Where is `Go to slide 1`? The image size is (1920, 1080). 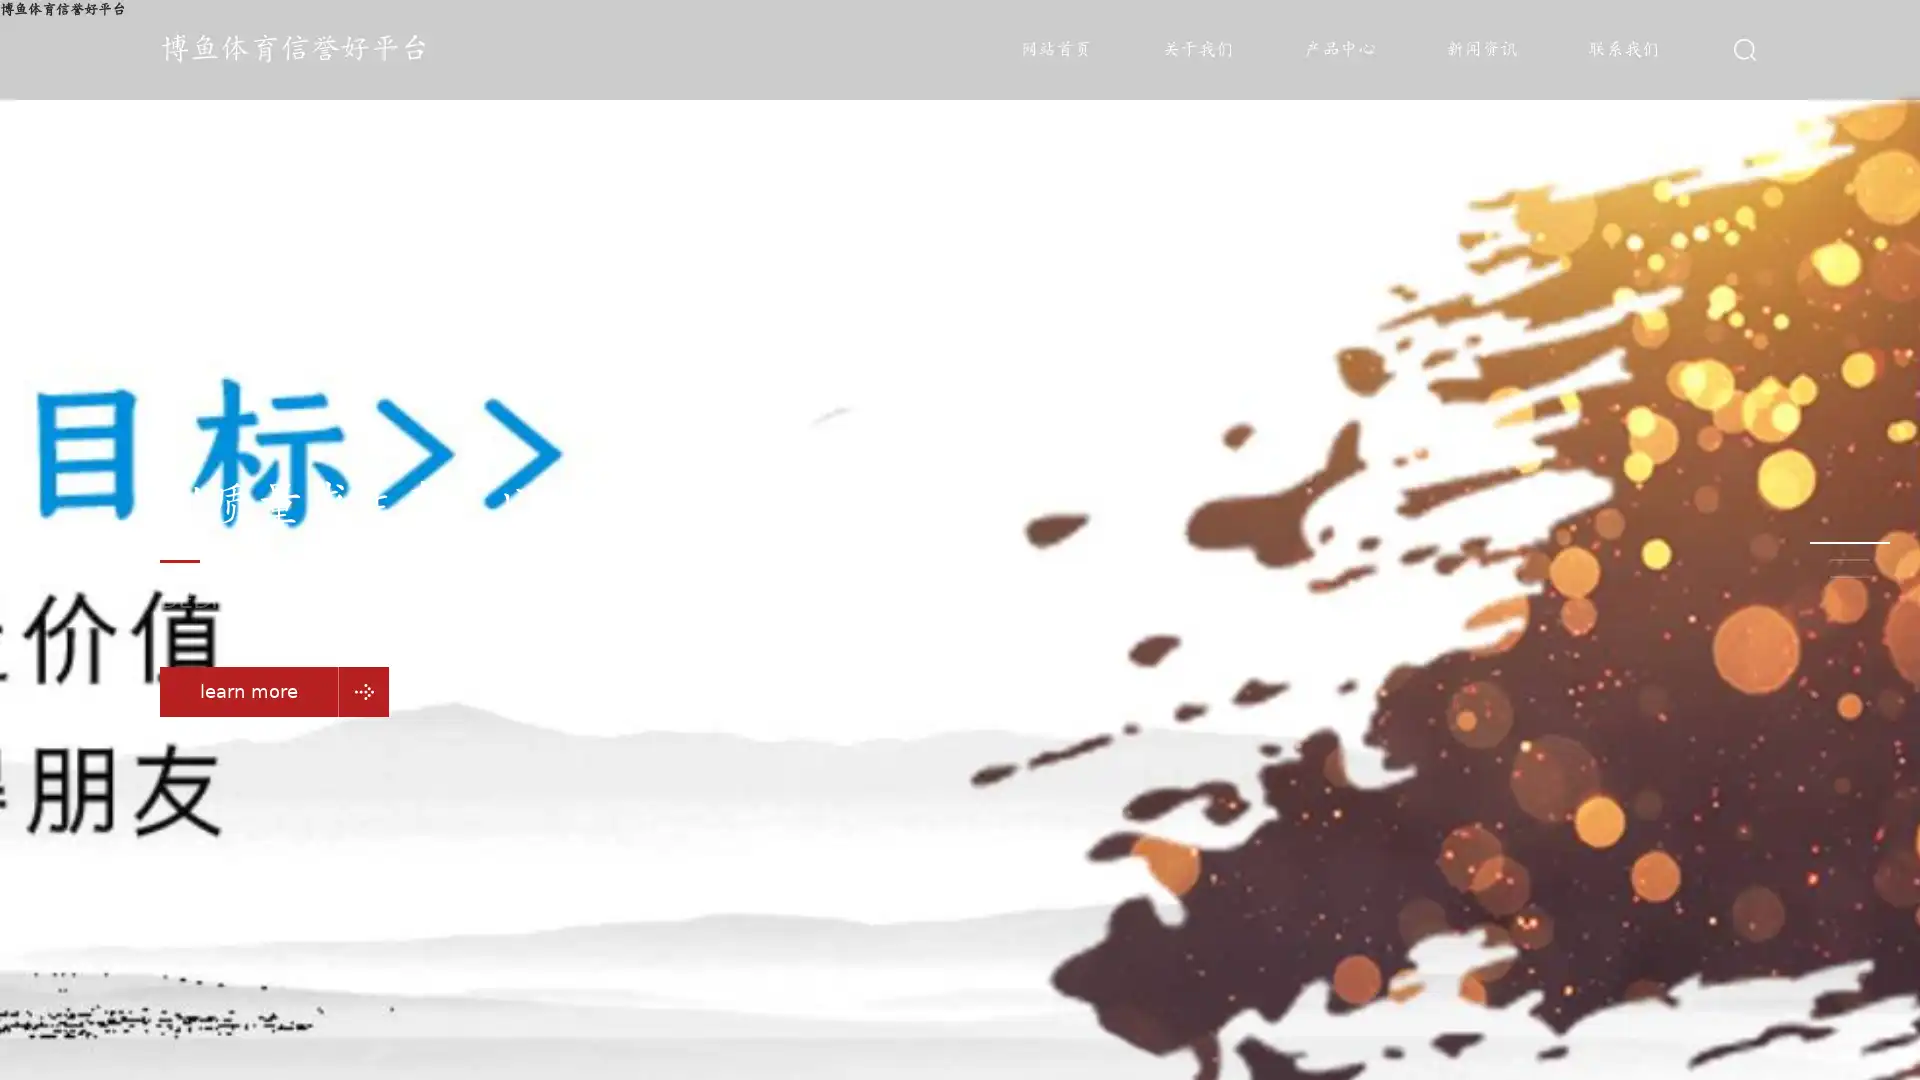 Go to slide 1 is located at coordinates (1848, 543).